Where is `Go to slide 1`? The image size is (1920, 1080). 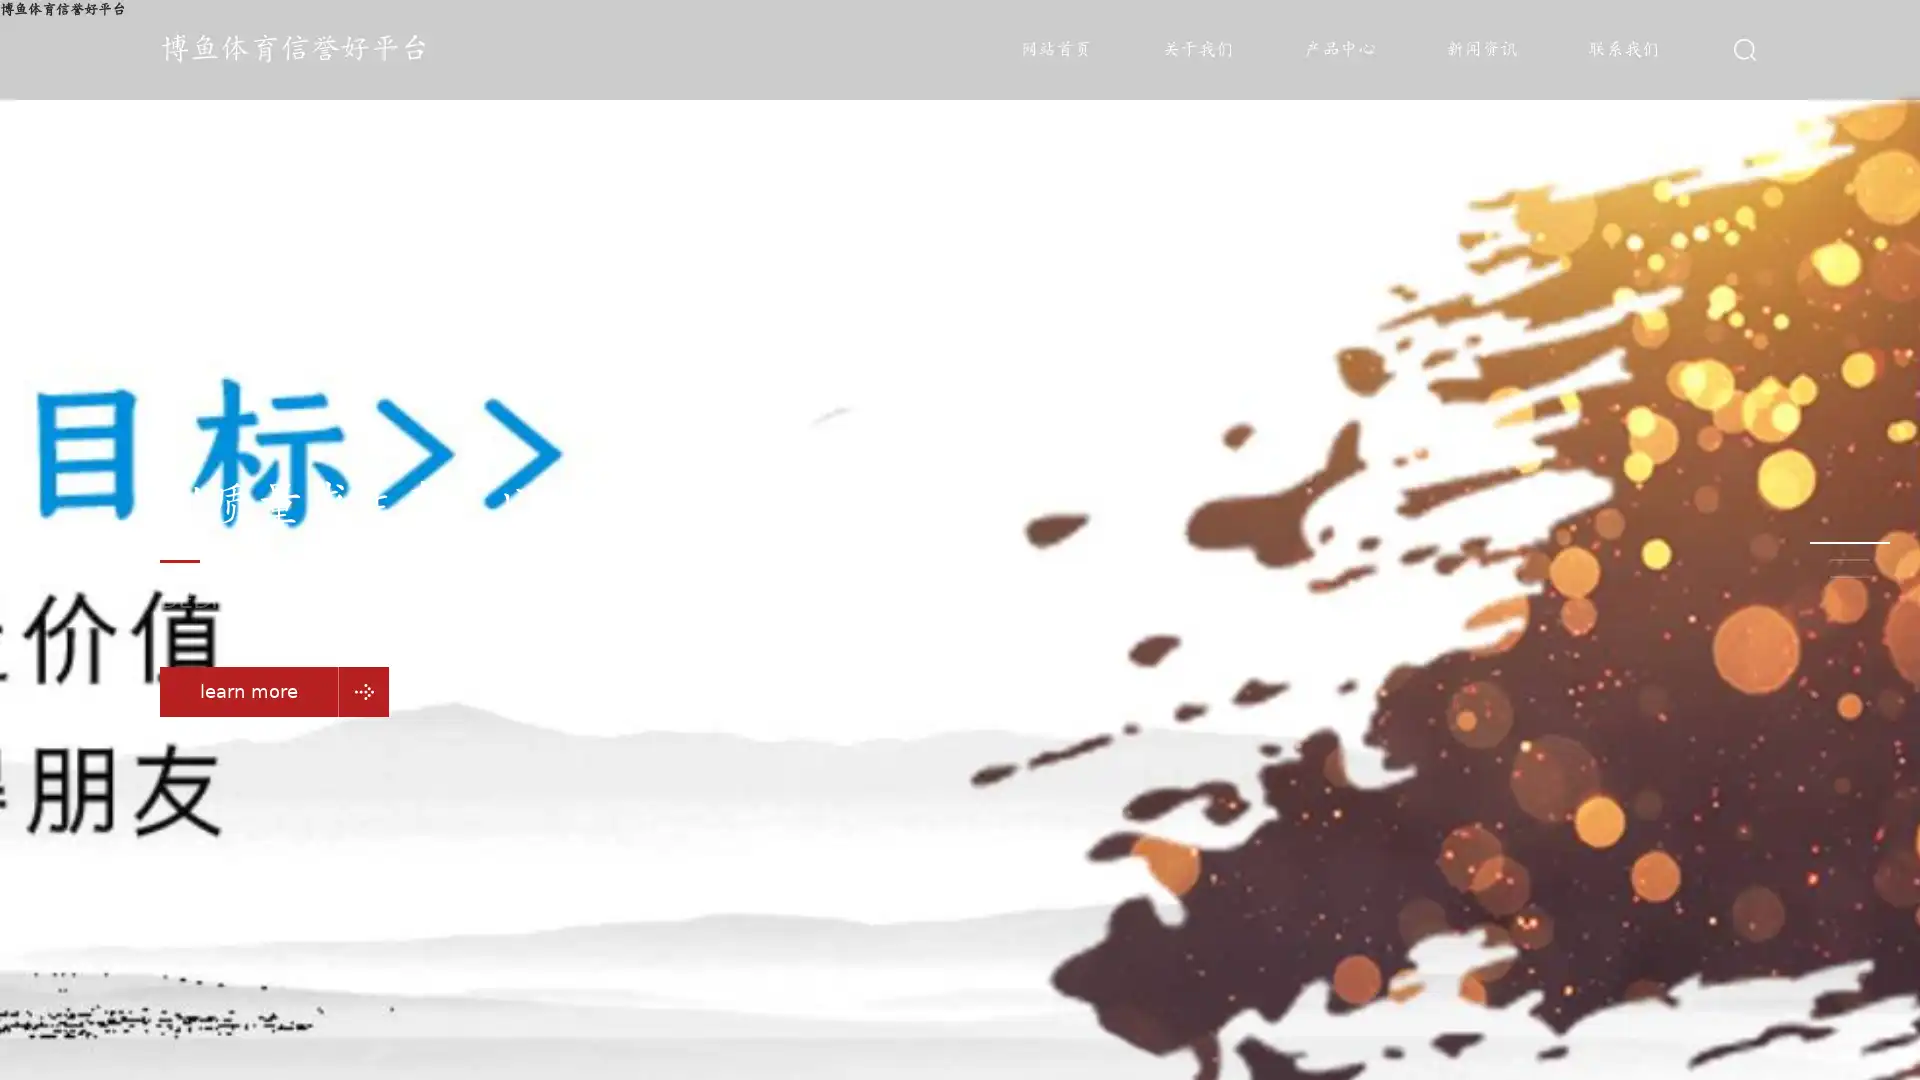 Go to slide 1 is located at coordinates (1848, 543).